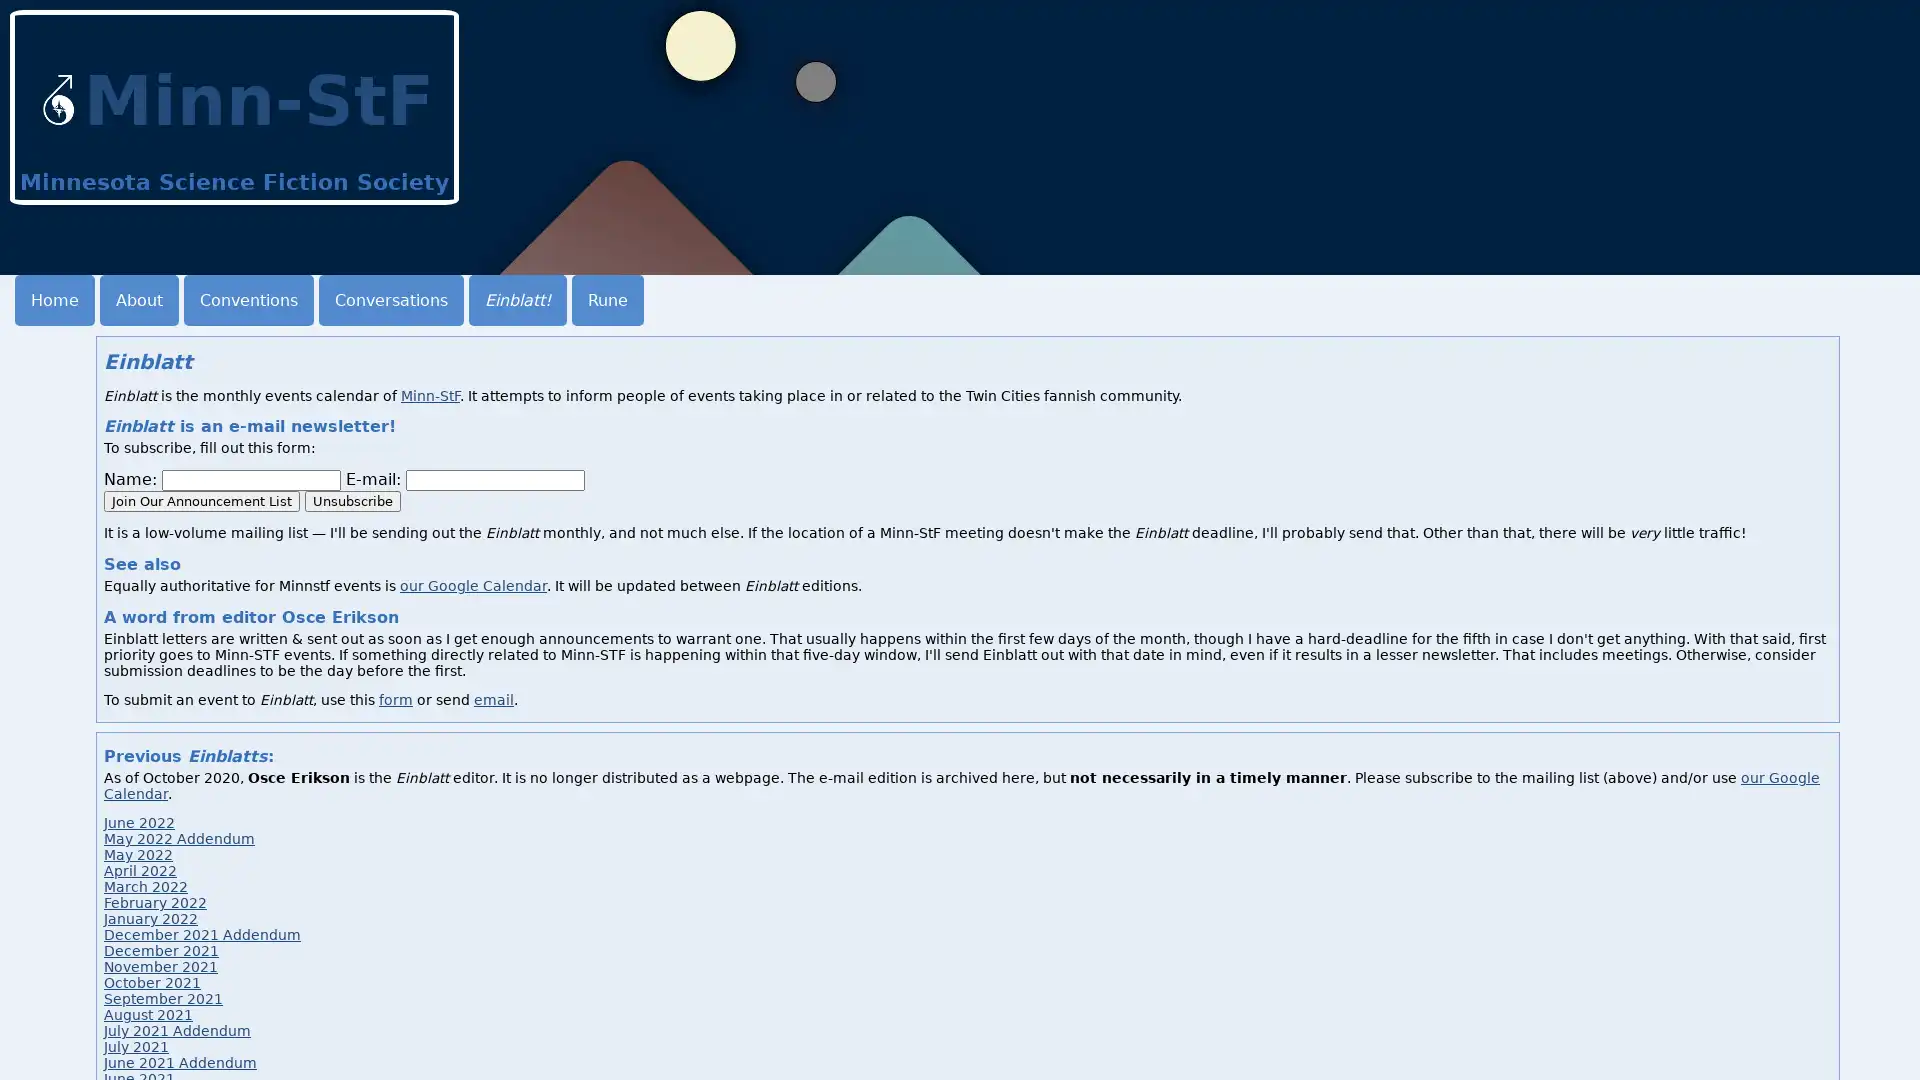 This screenshot has width=1920, height=1080. What do you see at coordinates (391, 300) in the screenshot?
I see `Conversations` at bounding box center [391, 300].